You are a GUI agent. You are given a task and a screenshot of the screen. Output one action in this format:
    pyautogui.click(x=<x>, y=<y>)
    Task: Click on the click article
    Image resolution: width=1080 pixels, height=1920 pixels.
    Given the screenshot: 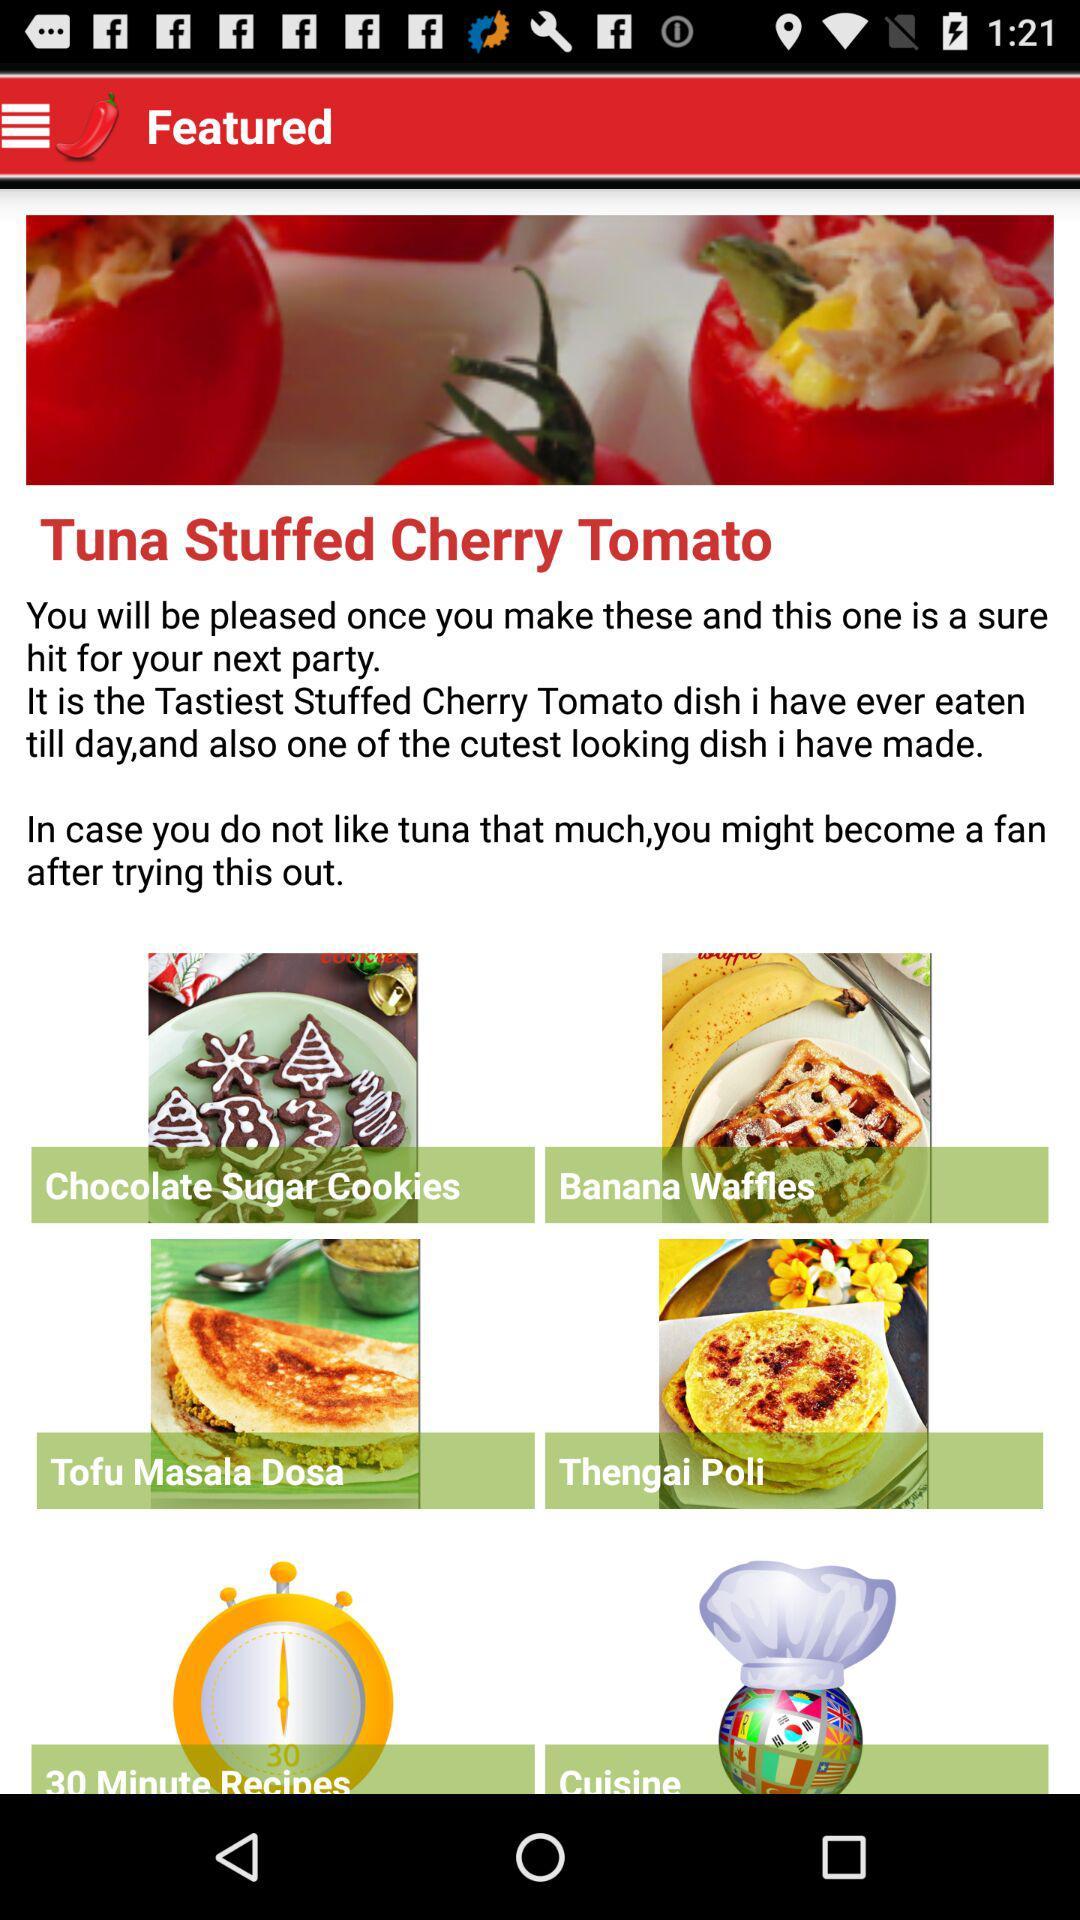 What is the action you would take?
    pyautogui.click(x=285, y=1372)
    